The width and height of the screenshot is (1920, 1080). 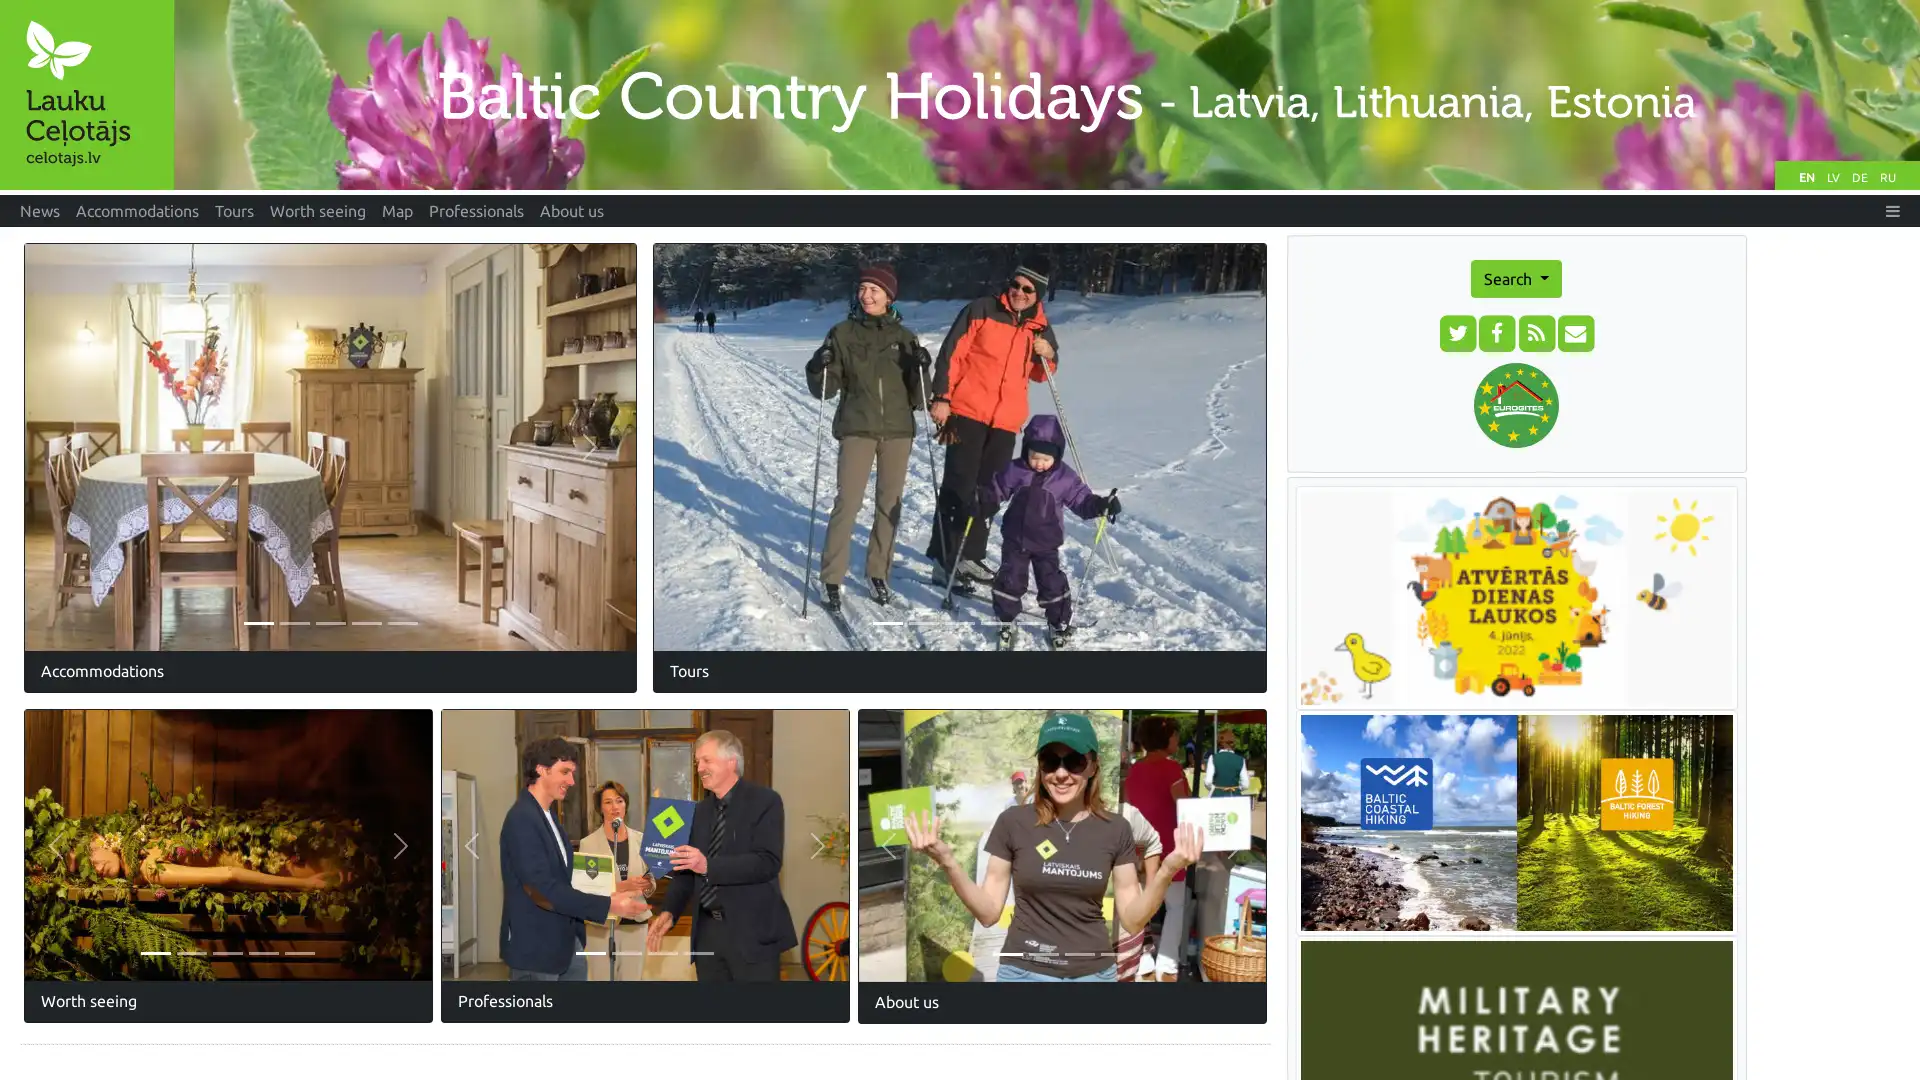 What do you see at coordinates (1233, 845) in the screenshot?
I see `Next` at bounding box center [1233, 845].